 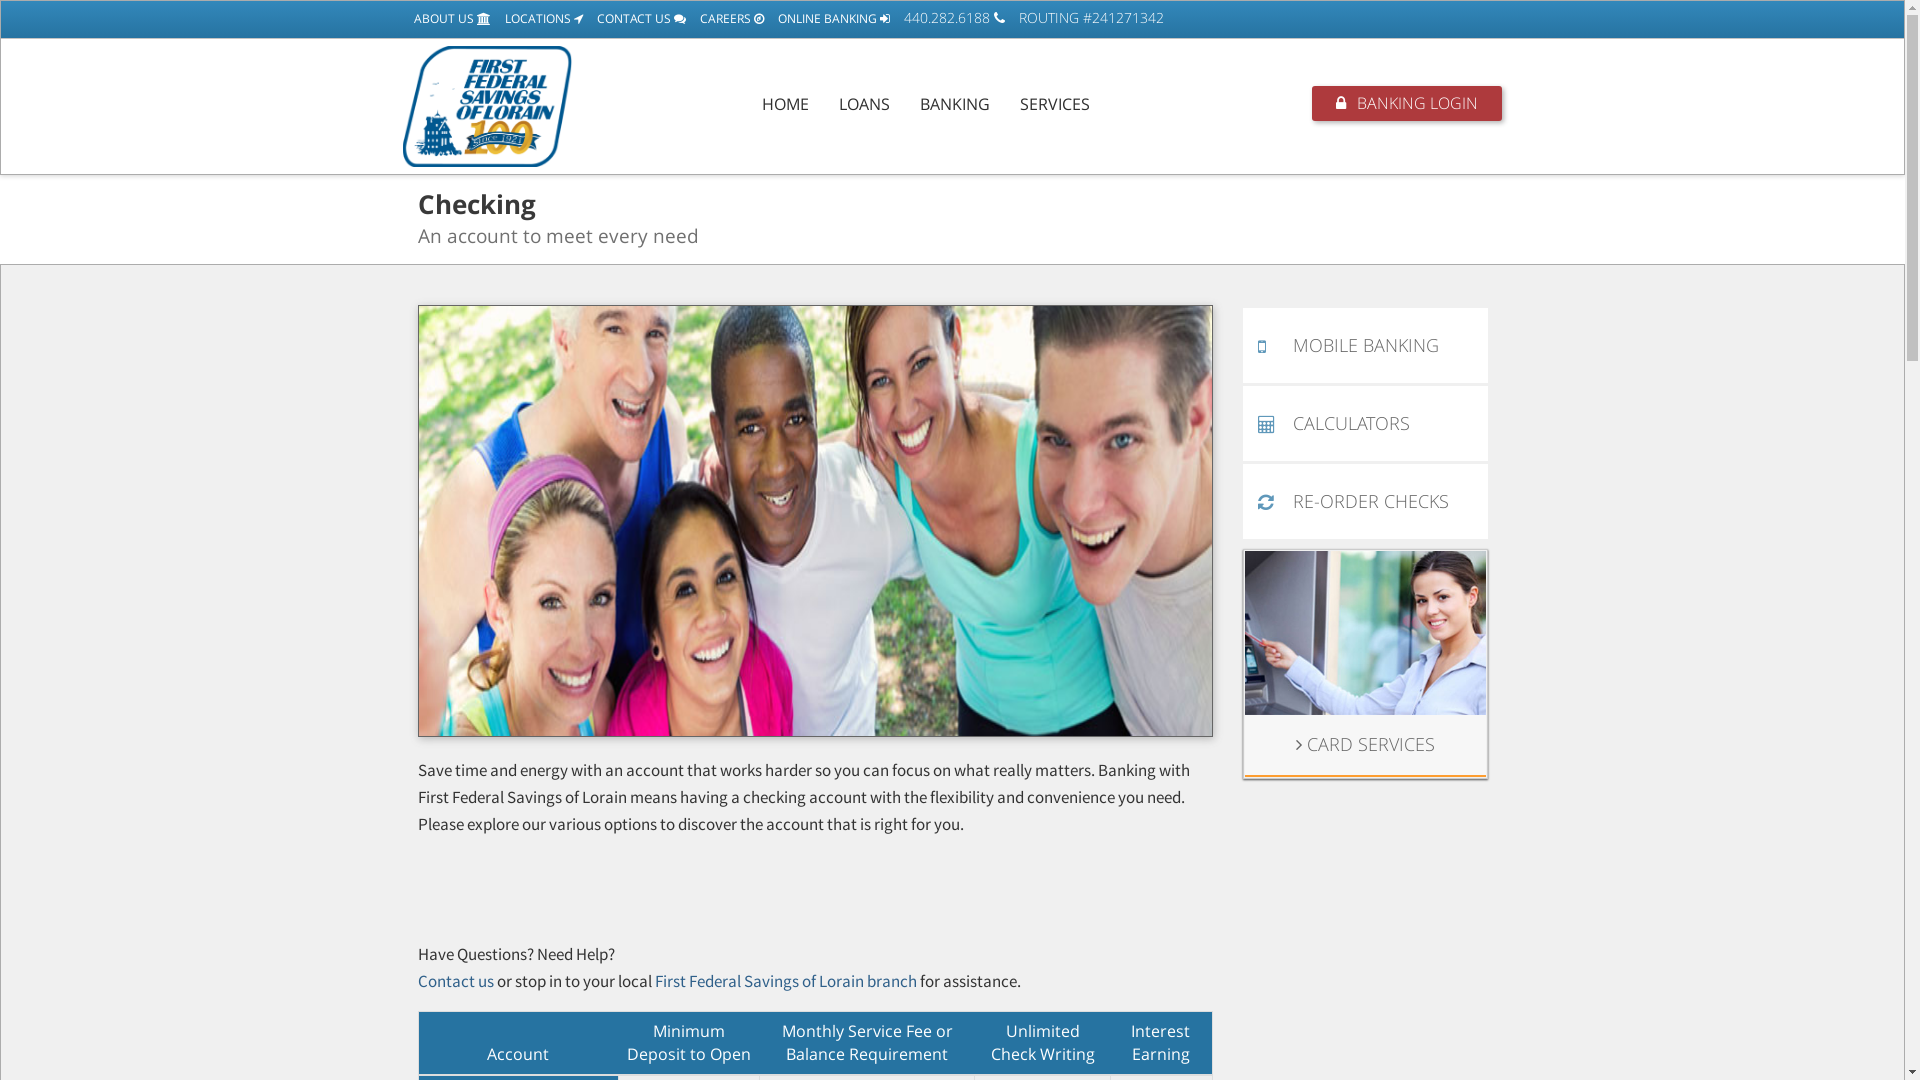 I want to click on 'ROUTING #241271342', so click(x=1084, y=17).